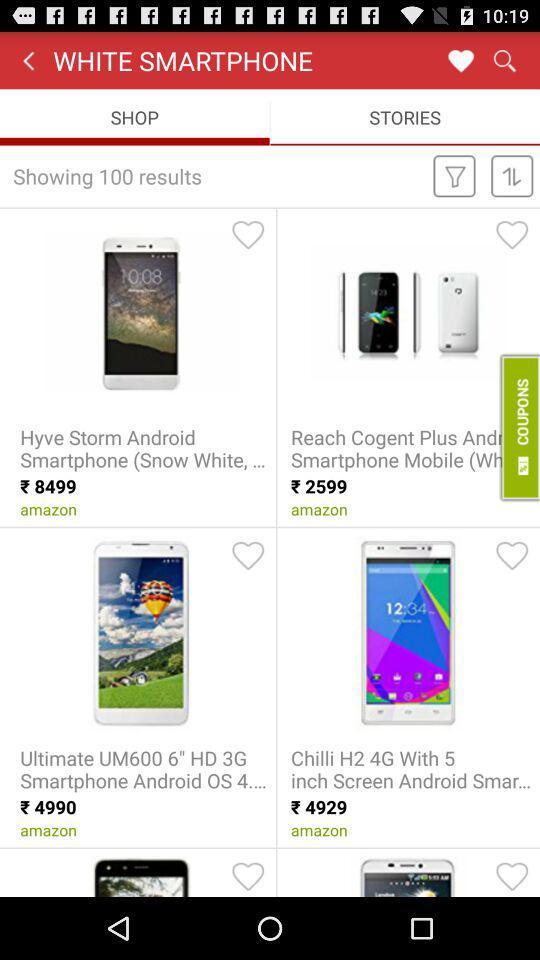 This screenshot has width=540, height=960. Describe the element at coordinates (27, 64) in the screenshot. I see `the arrow_backward icon` at that location.